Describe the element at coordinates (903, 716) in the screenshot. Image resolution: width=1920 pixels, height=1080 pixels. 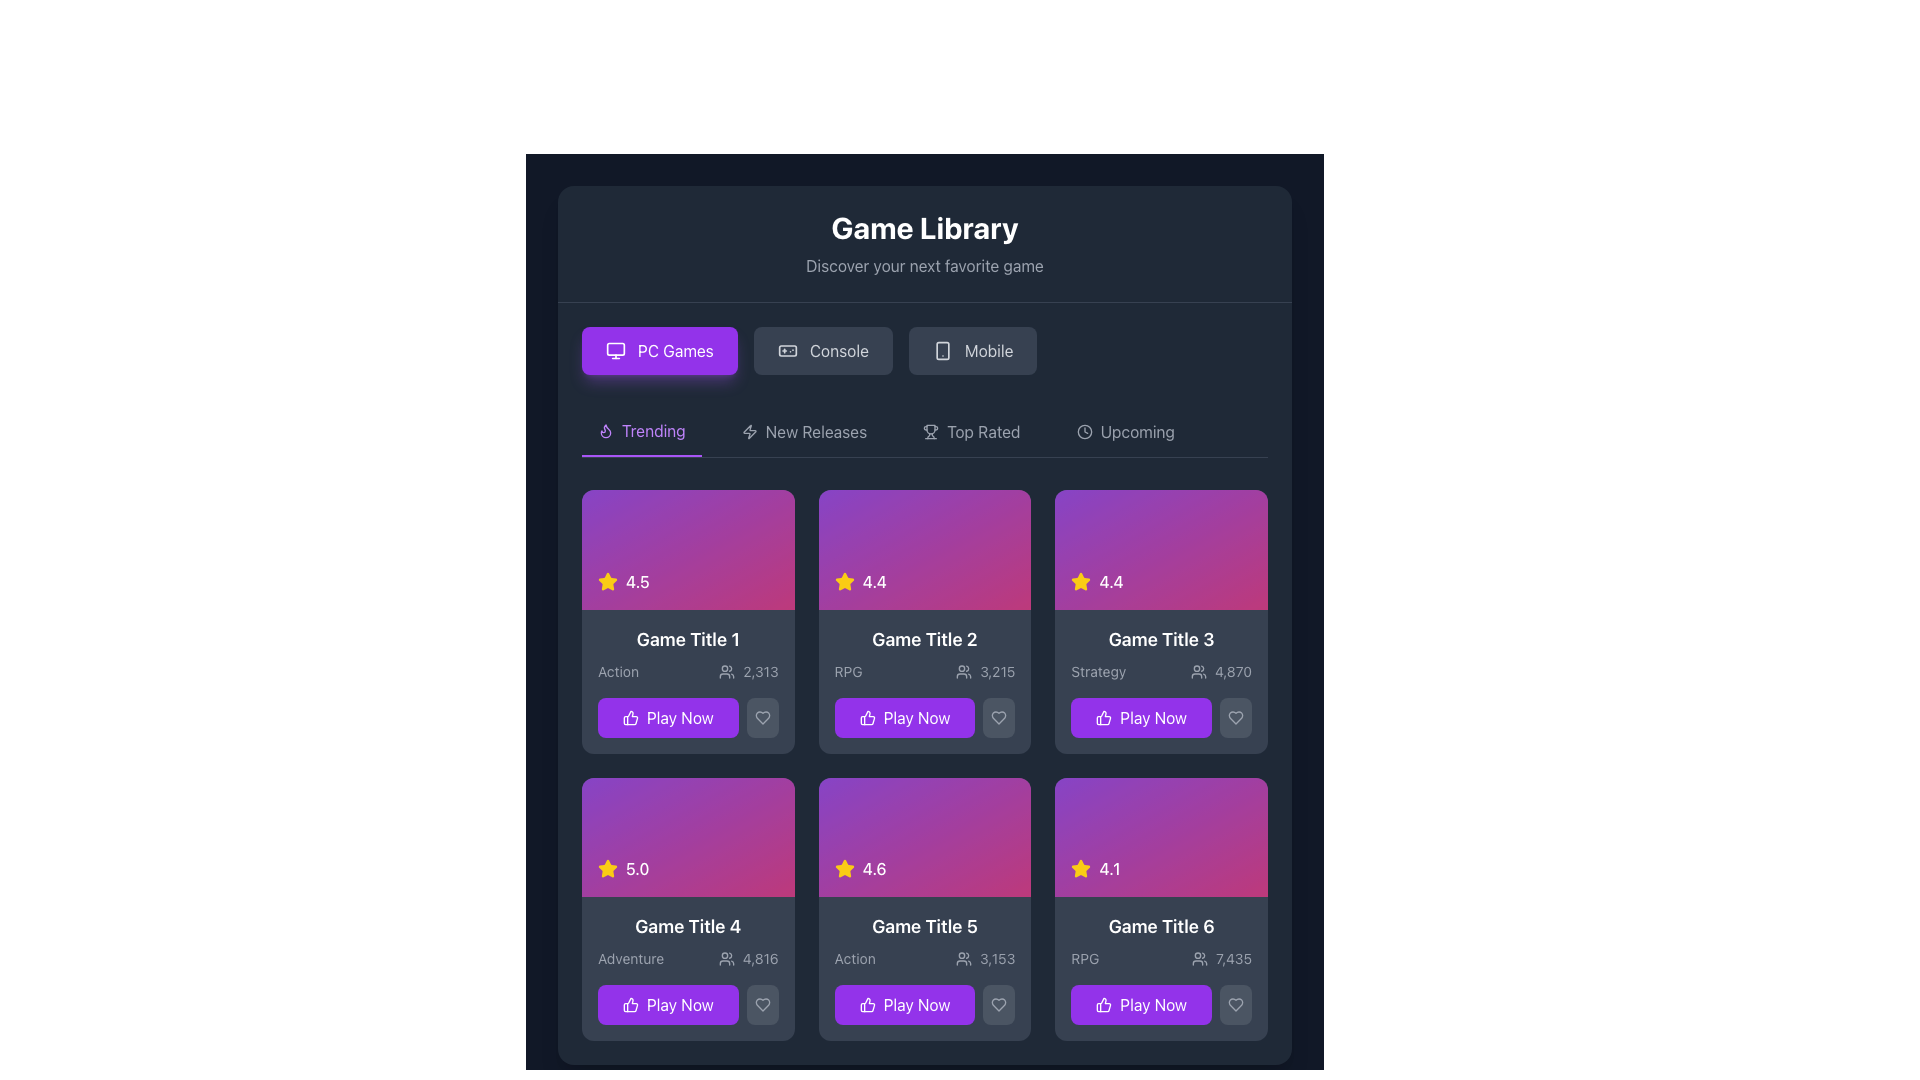
I see `the 'Play Now' button with a purple background and white text, which is located in the second column of the first row of the game card grid` at that location.